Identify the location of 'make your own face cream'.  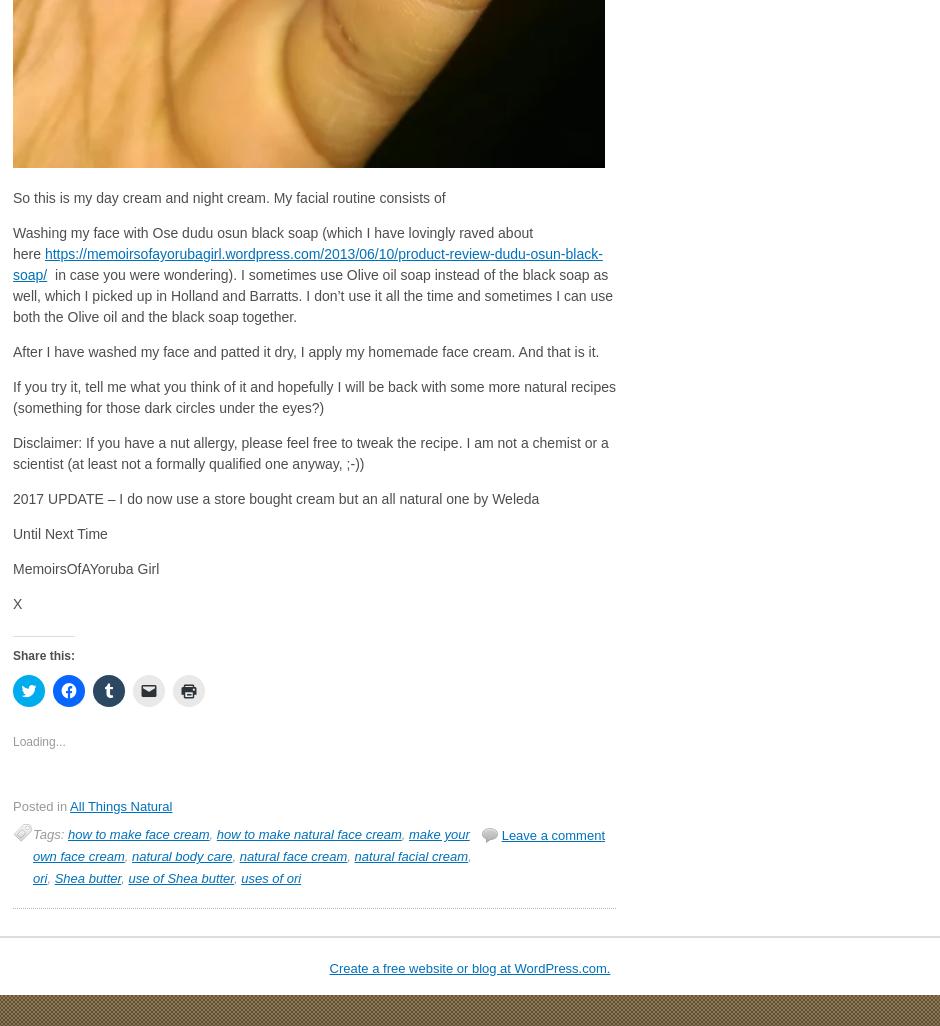
(250, 845).